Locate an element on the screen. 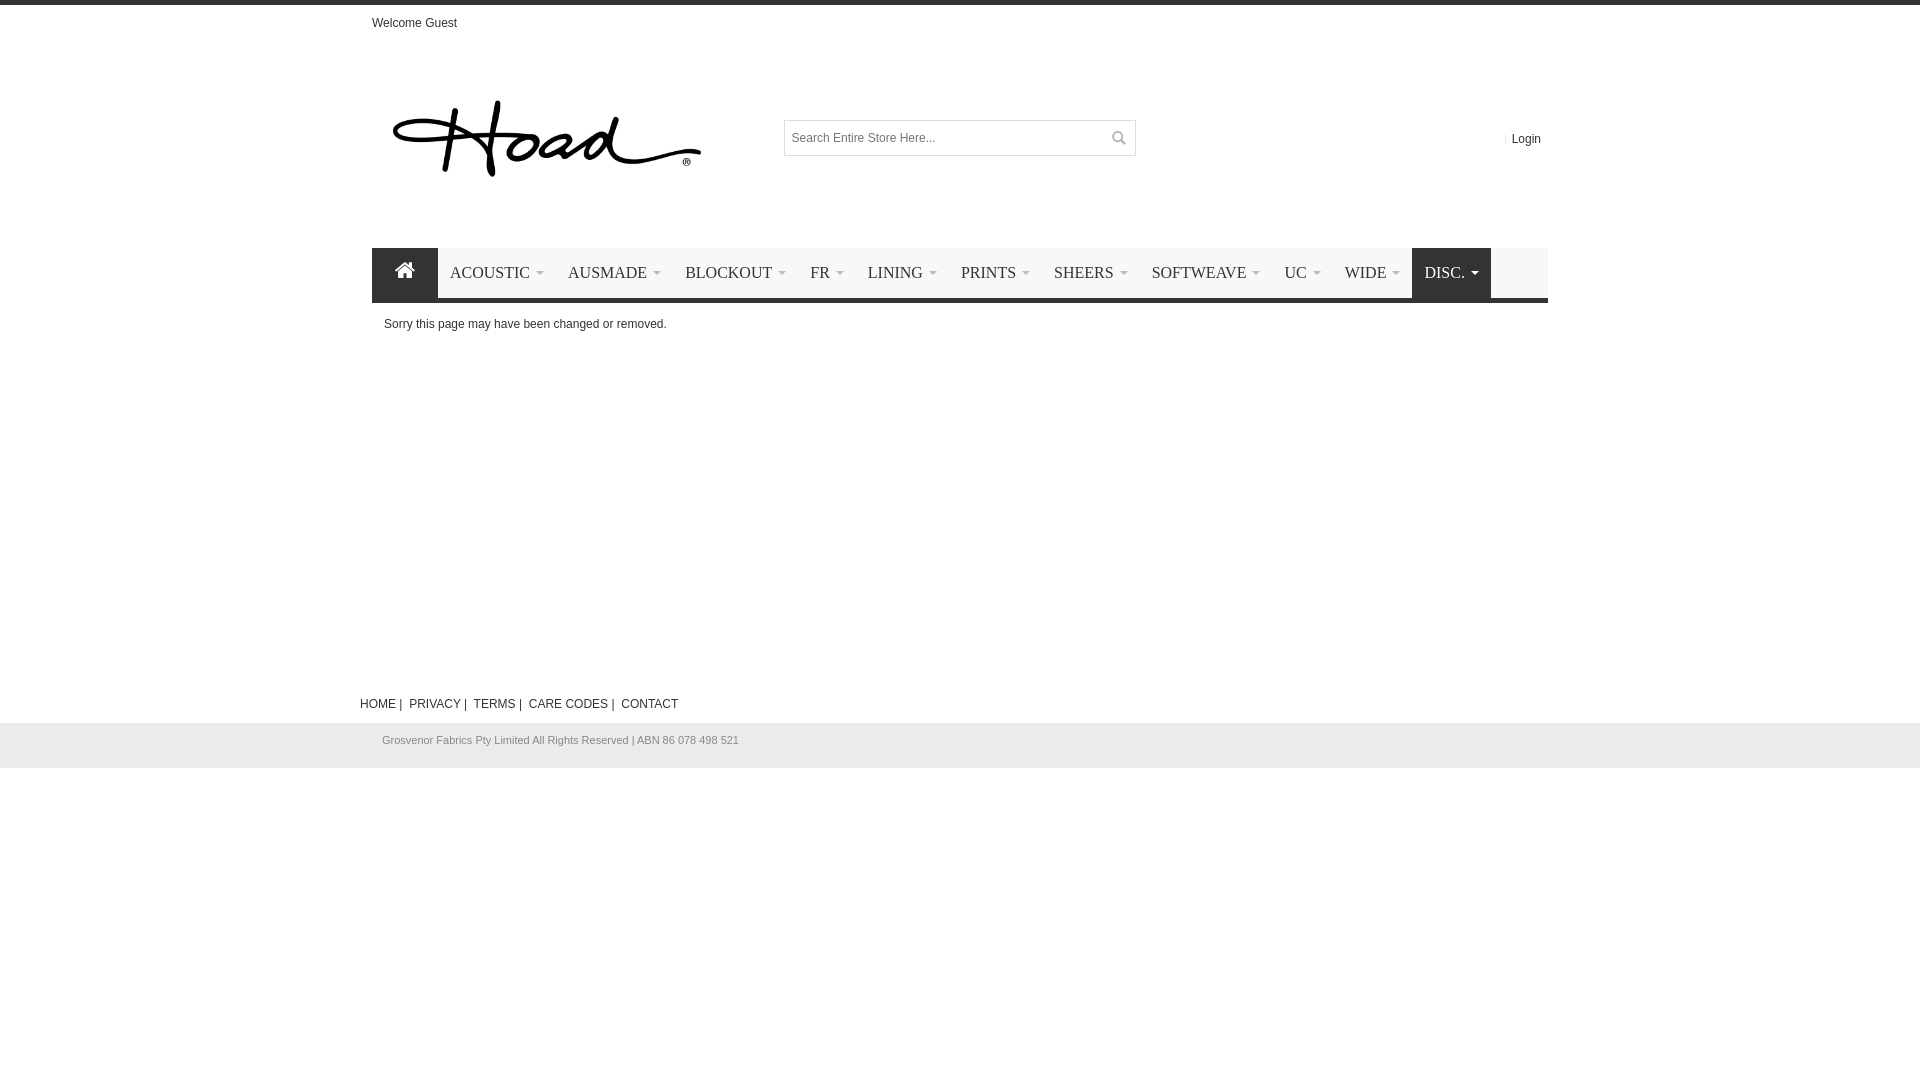  'HOME' is located at coordinates (378, 703).